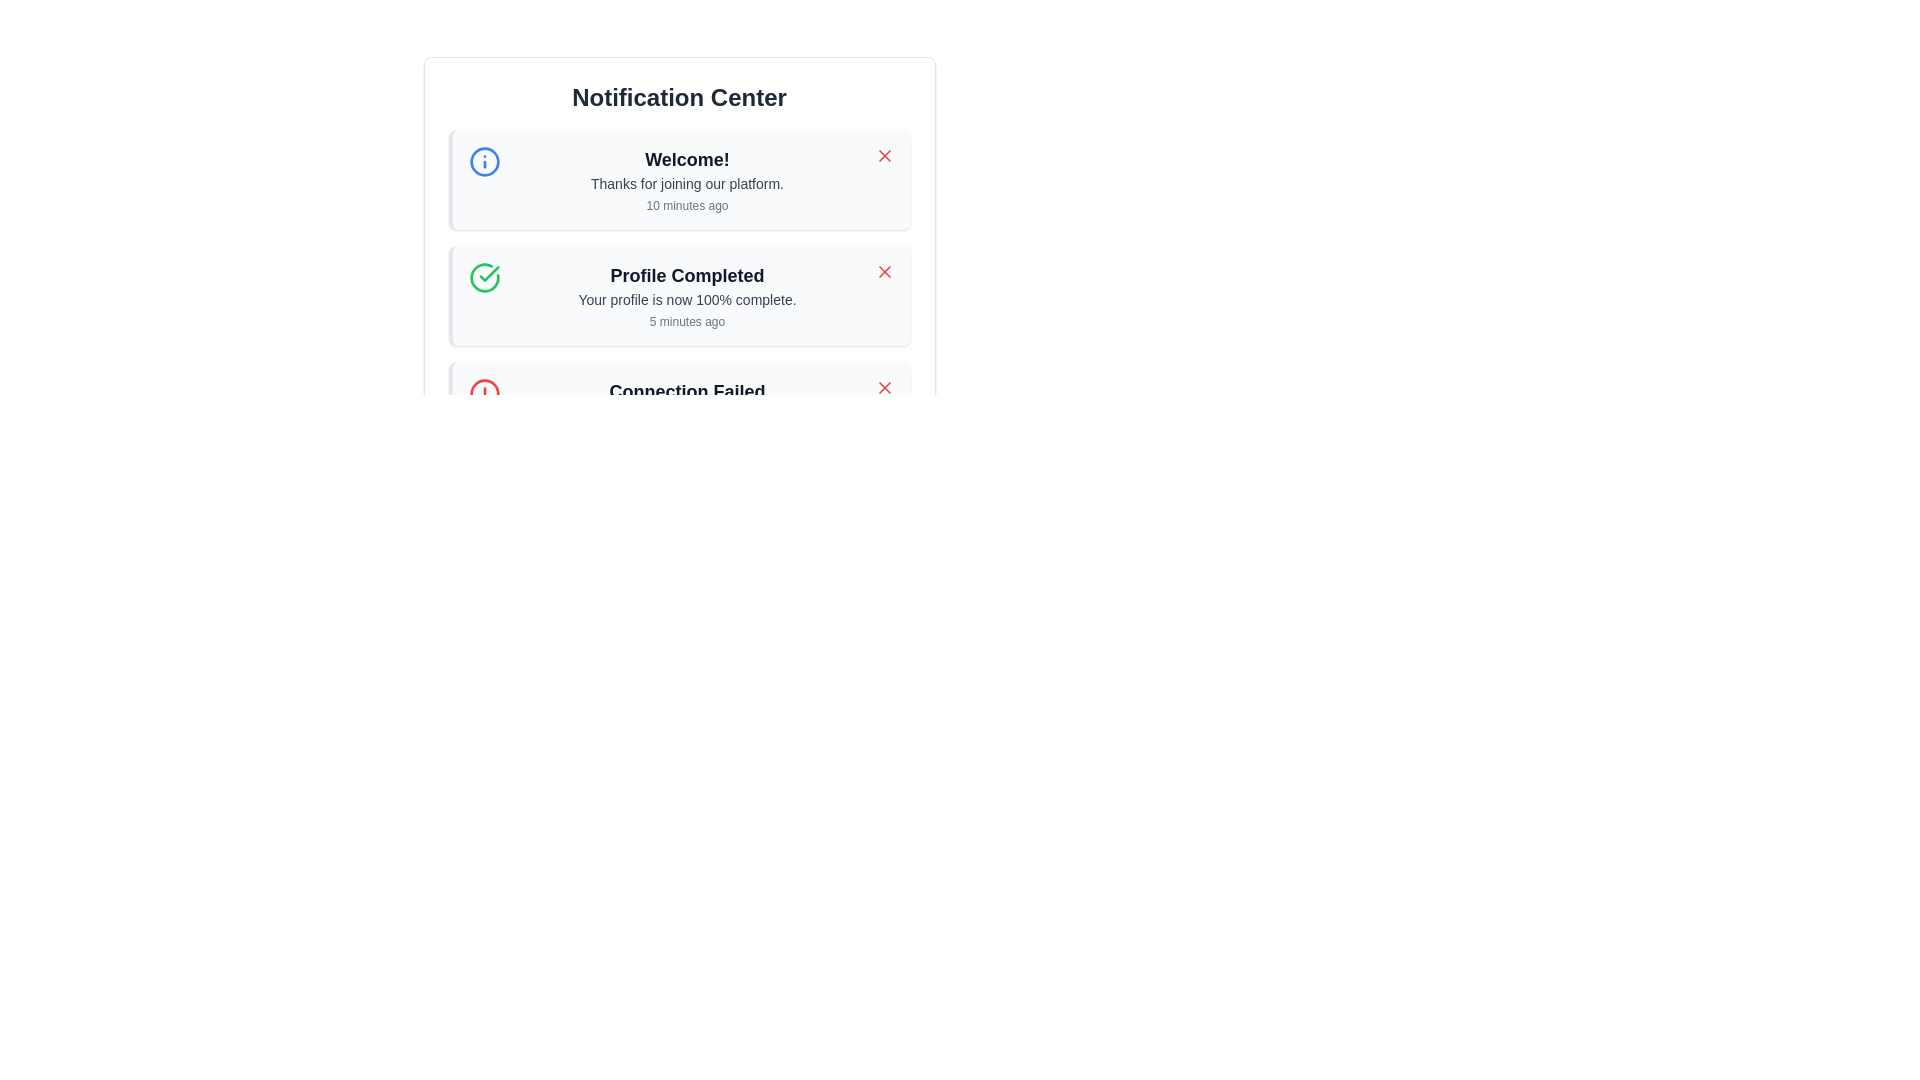 The height and width of the screenshot is (1080, 1920). I want to click on the dismiss button for the 'Connection Failed' notification located at the top-right corner of the notification card, so click(883, 388).